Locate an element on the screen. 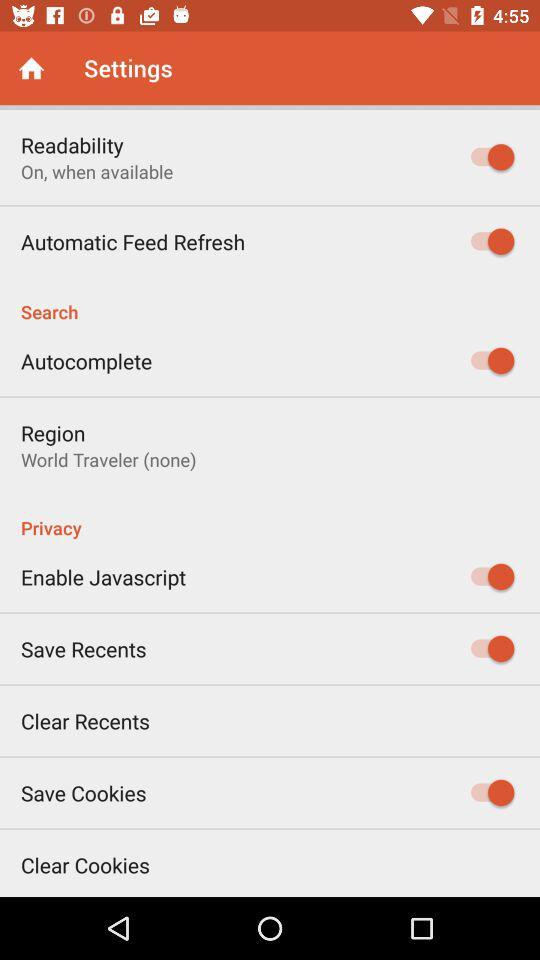 The height and width of the screenshot is (960, 540). icon above clear recents item is located at coordinates (82, 648).